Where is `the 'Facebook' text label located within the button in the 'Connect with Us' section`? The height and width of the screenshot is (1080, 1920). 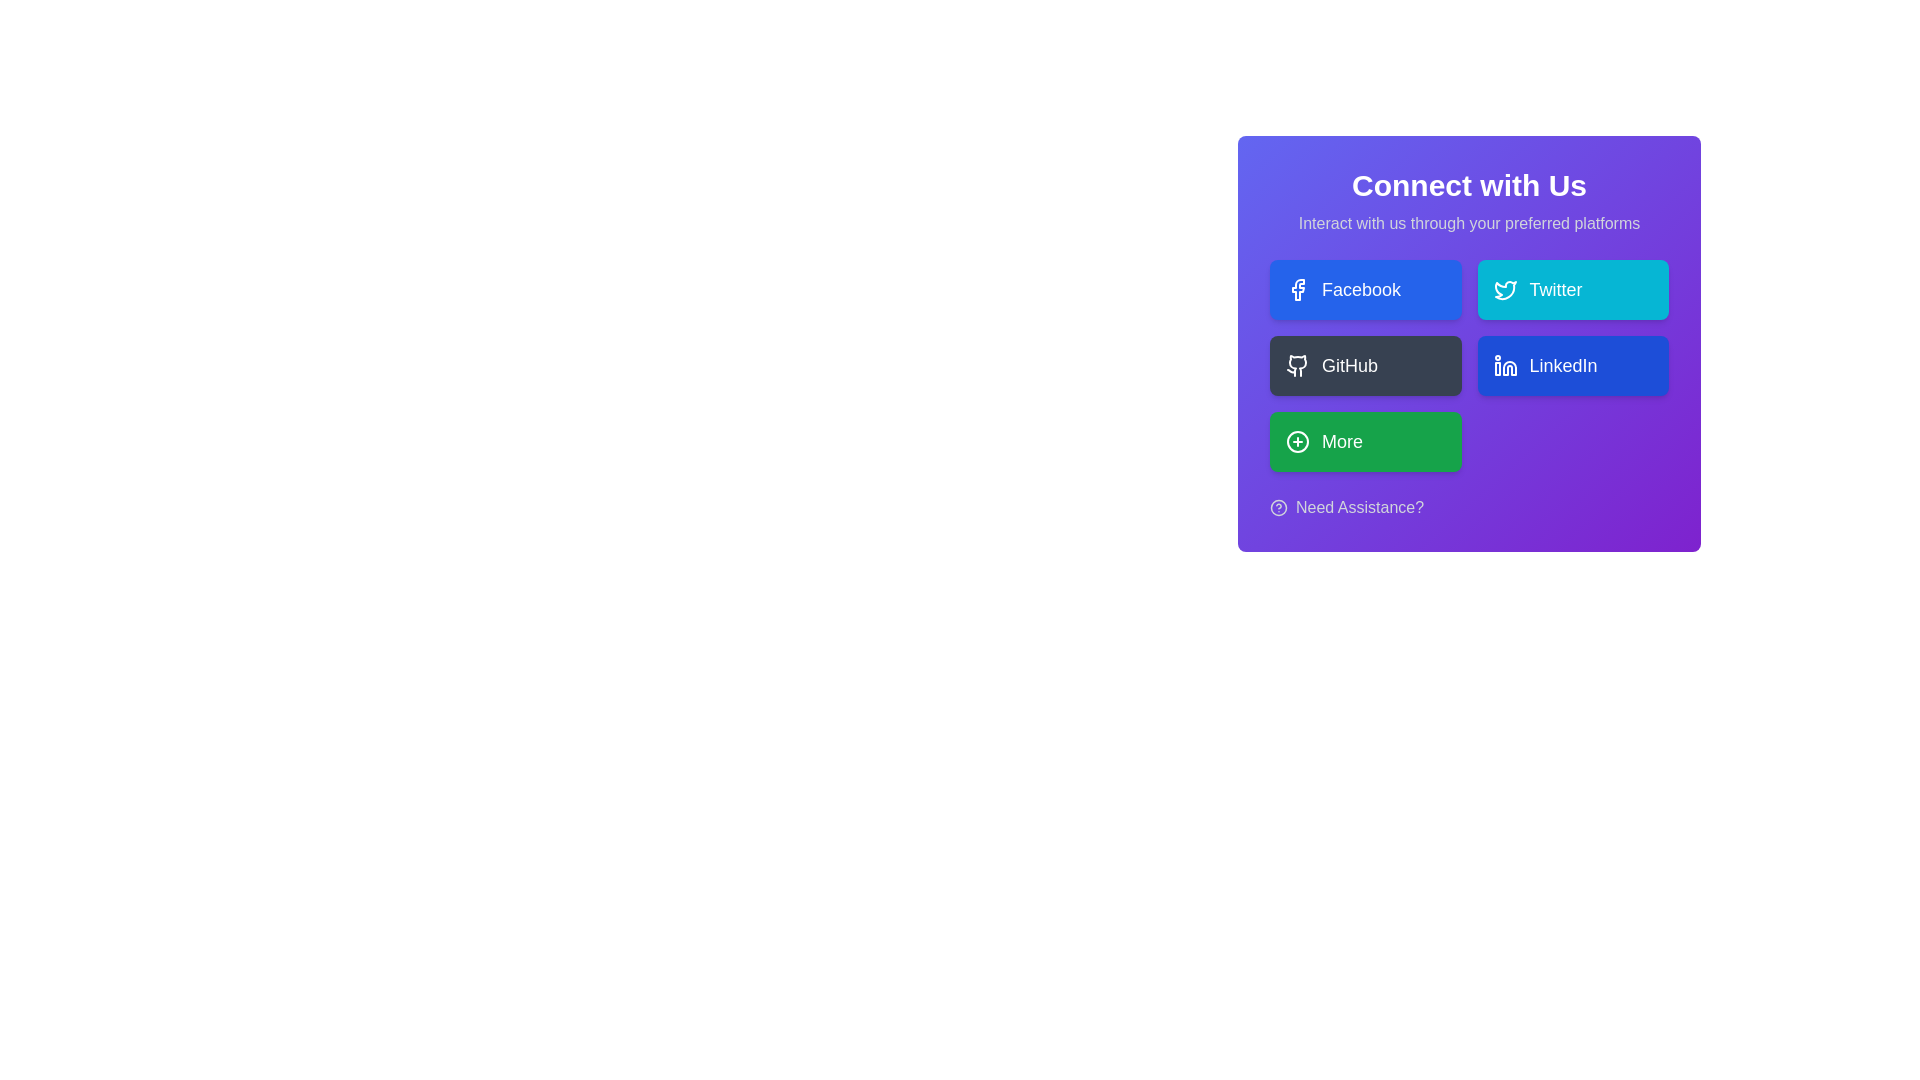 the 'Facebook' text label located within the button in the 'Connect with Us' section is located at coordinates (1360, 289).